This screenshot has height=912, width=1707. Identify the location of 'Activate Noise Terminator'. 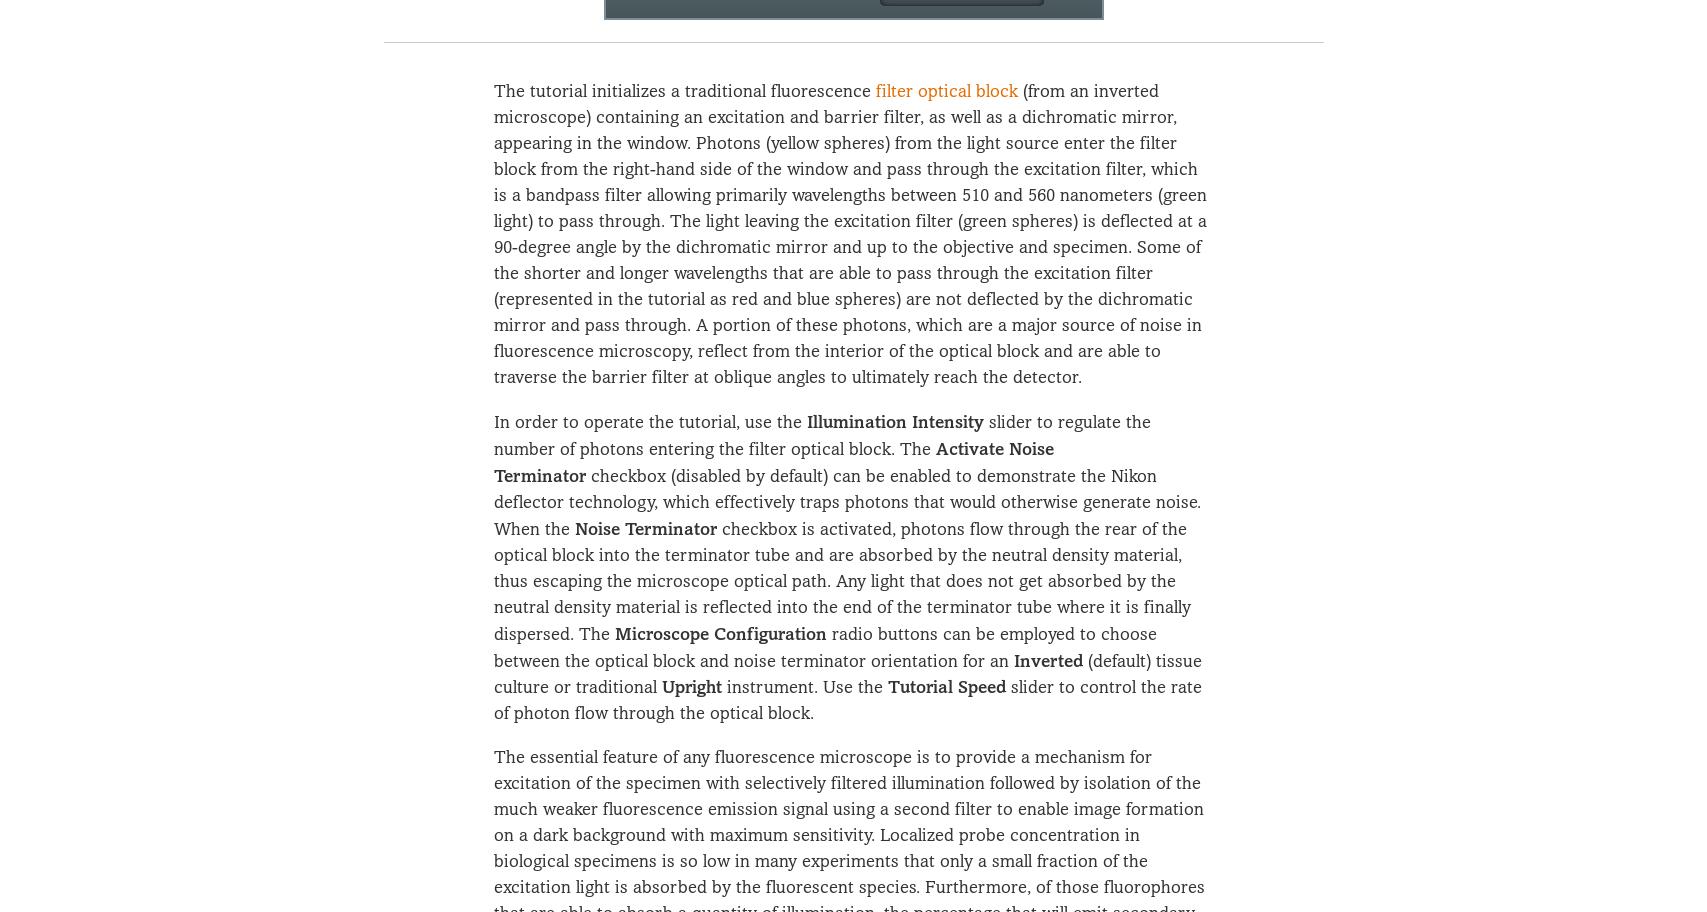
(772, 461).